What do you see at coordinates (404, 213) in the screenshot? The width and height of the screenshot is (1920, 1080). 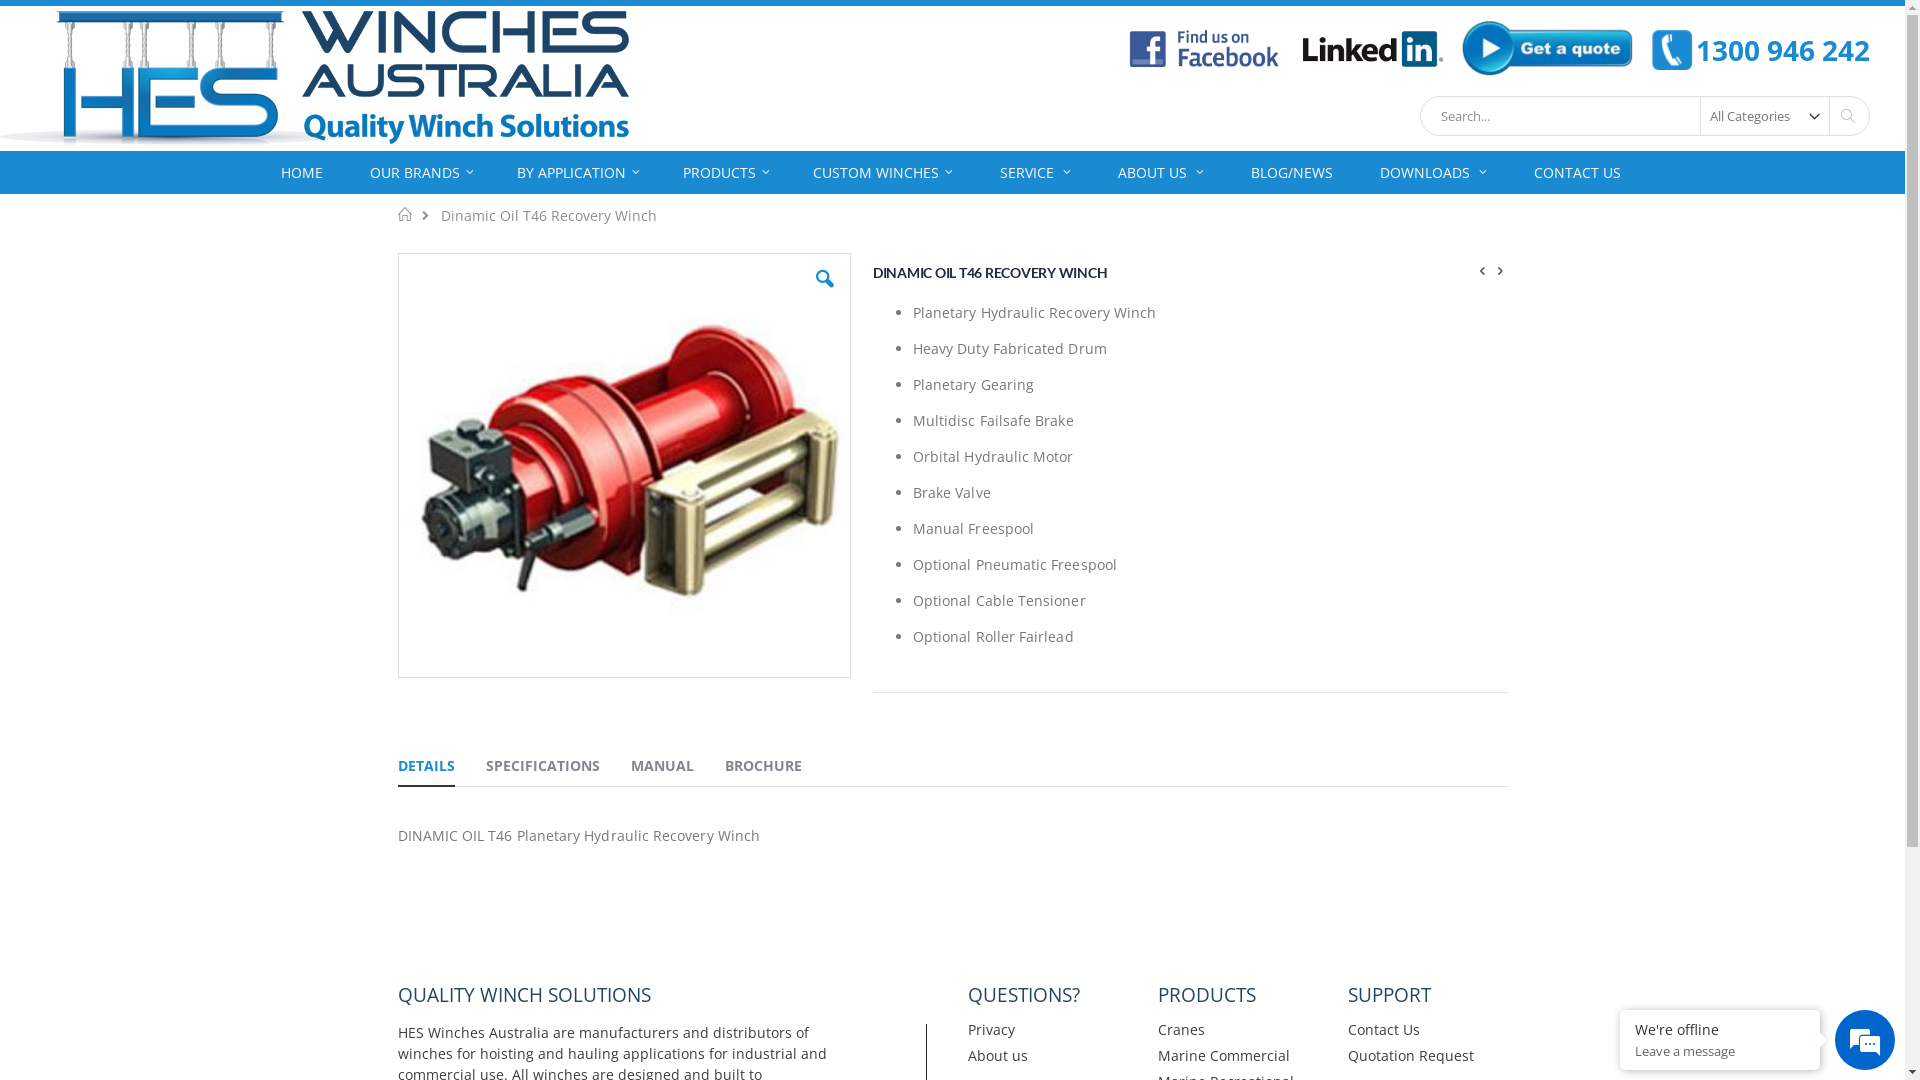 I see `'Home'` at bounding box center [404, 213].